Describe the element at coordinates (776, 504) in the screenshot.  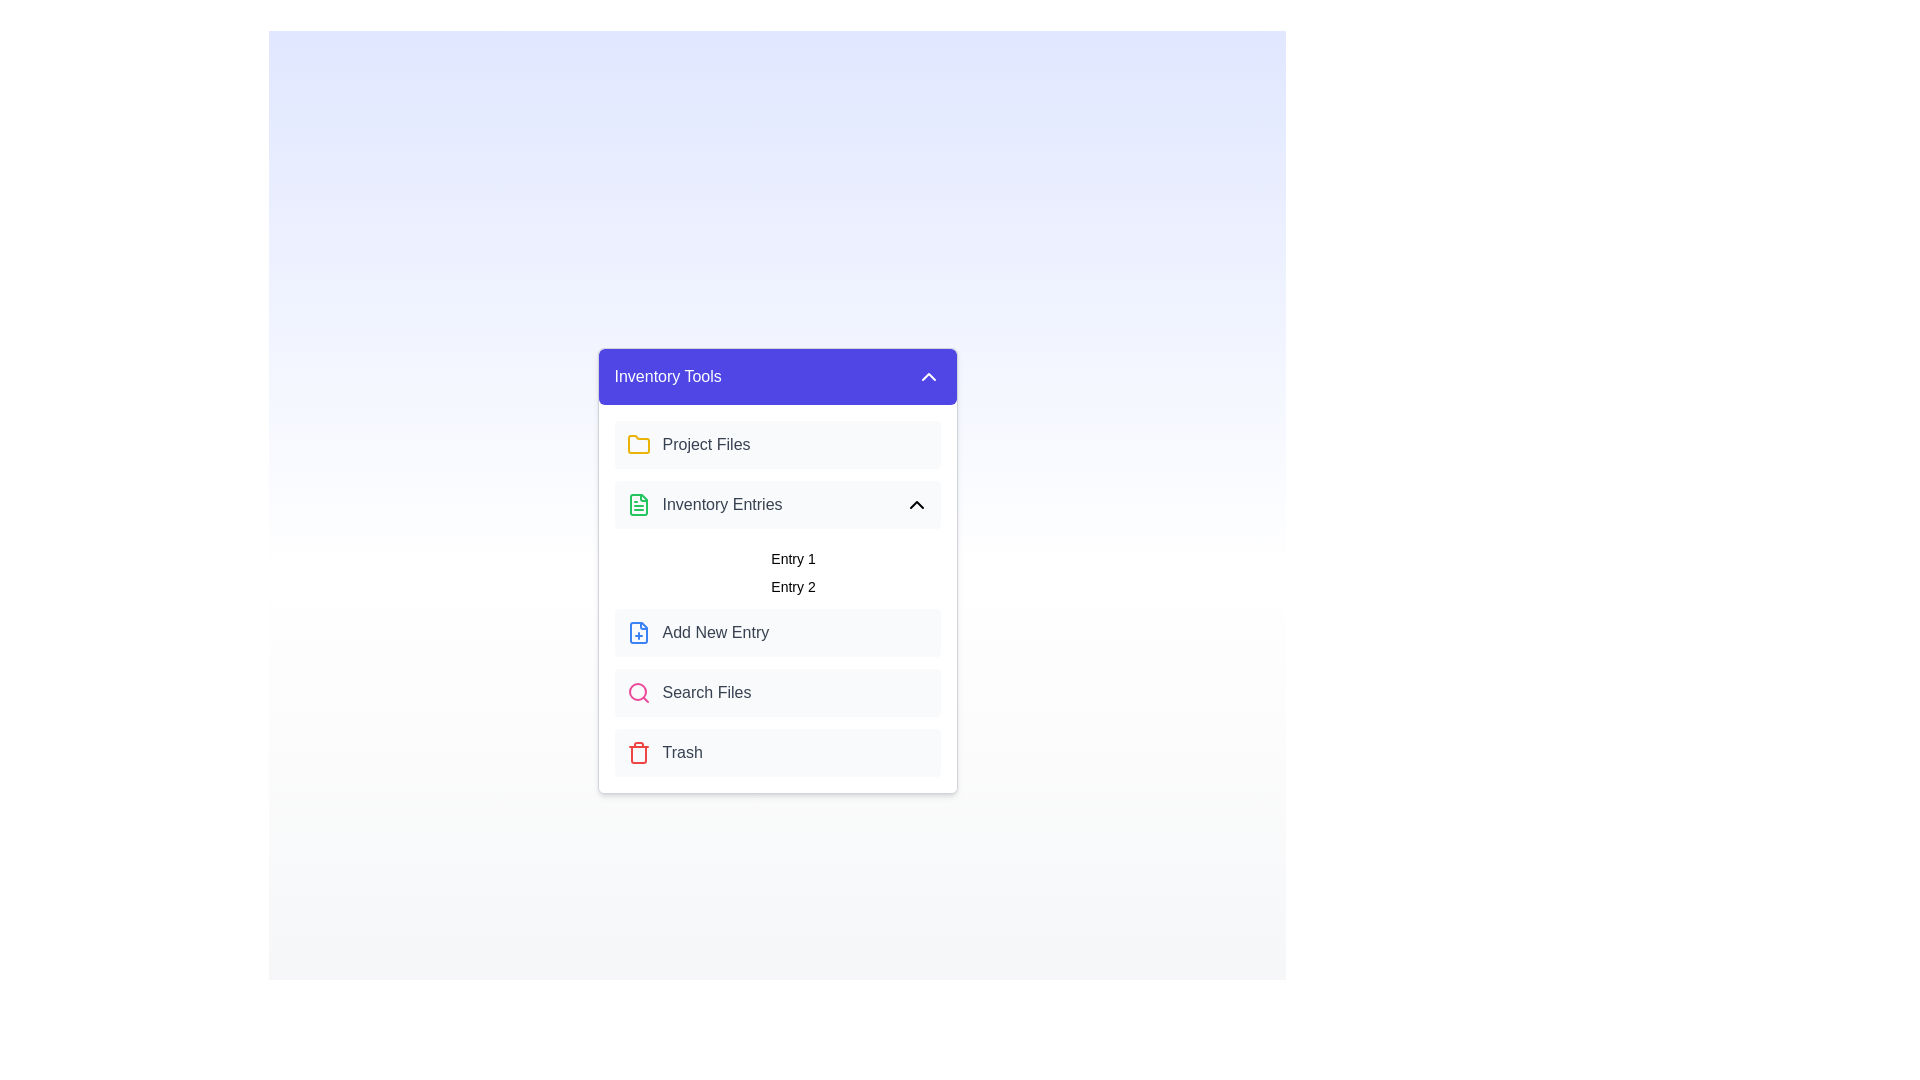
I see `the second list item labeled 'Inventory Entries' with dropdown functionality` at that location.